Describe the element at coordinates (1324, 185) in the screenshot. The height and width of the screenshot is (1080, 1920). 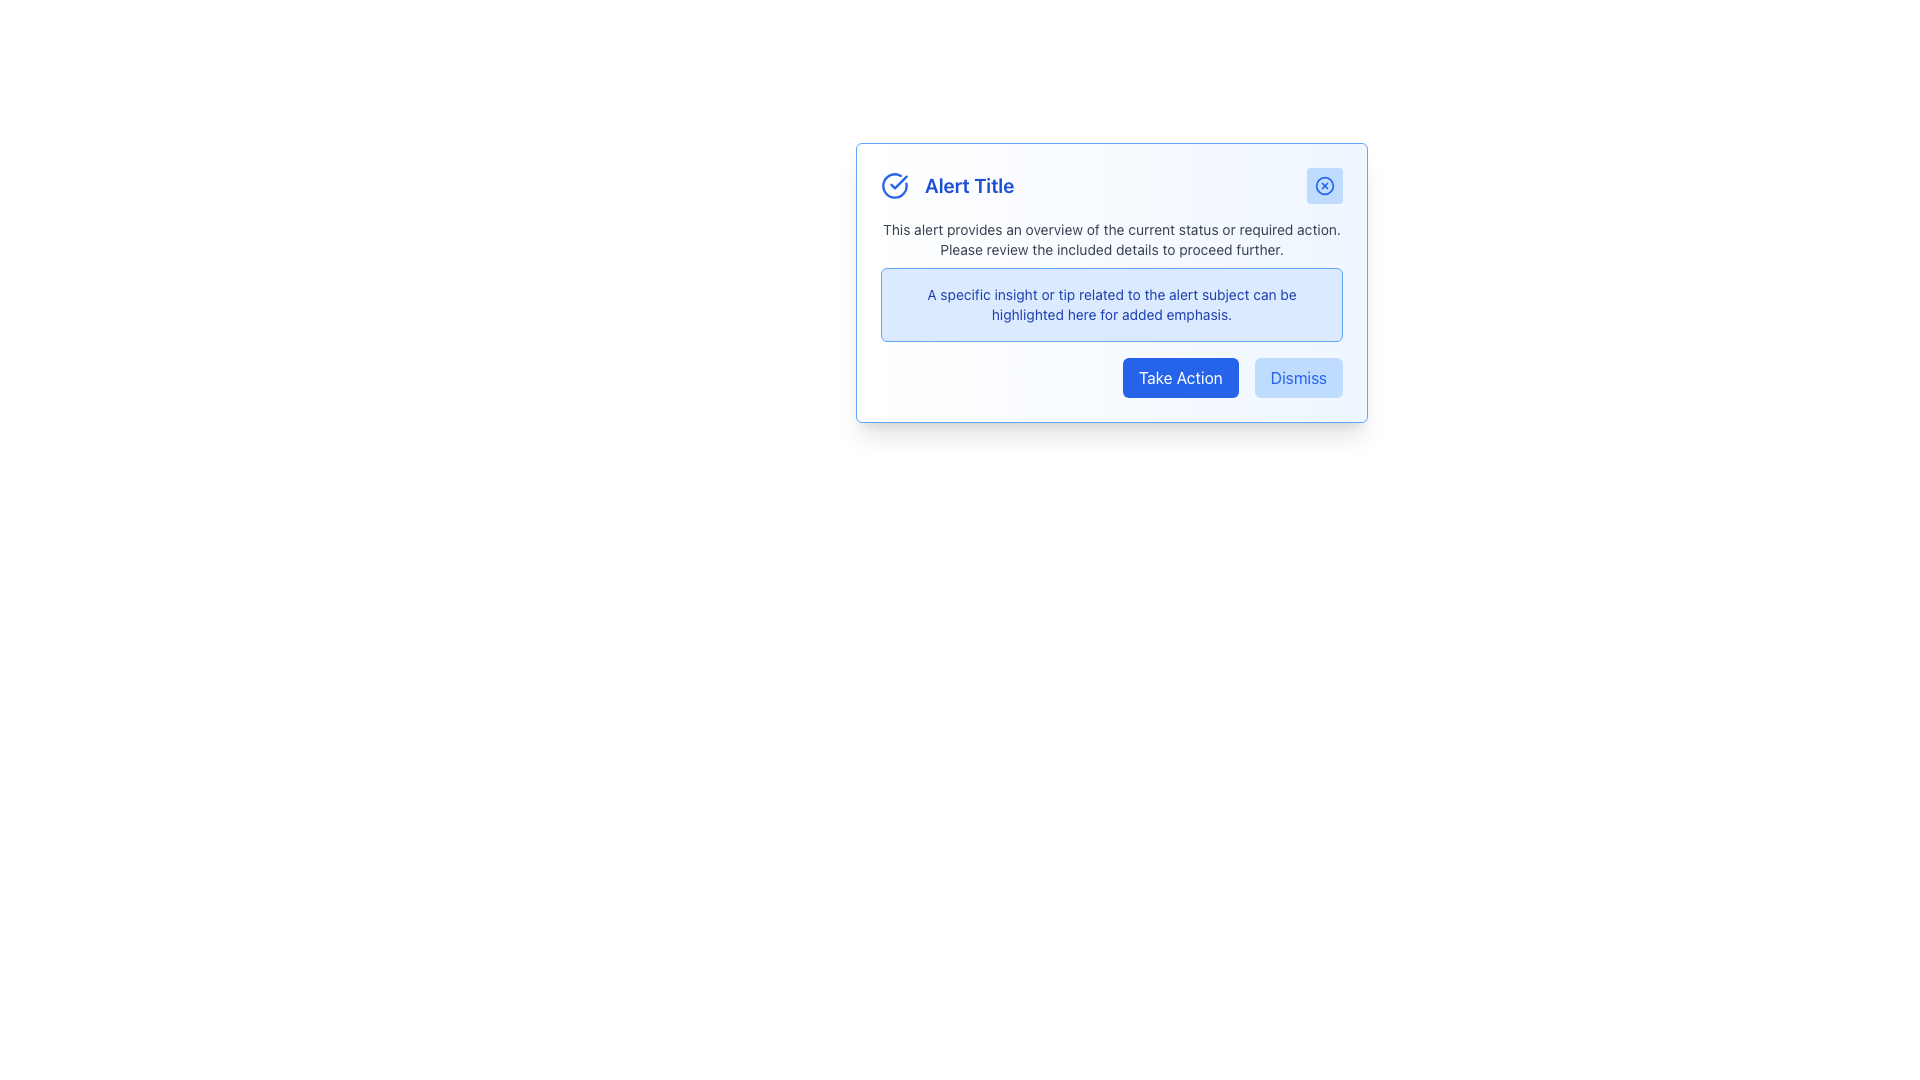
I see `the dismiss button located in the top-right corner of the alert card` at that location.